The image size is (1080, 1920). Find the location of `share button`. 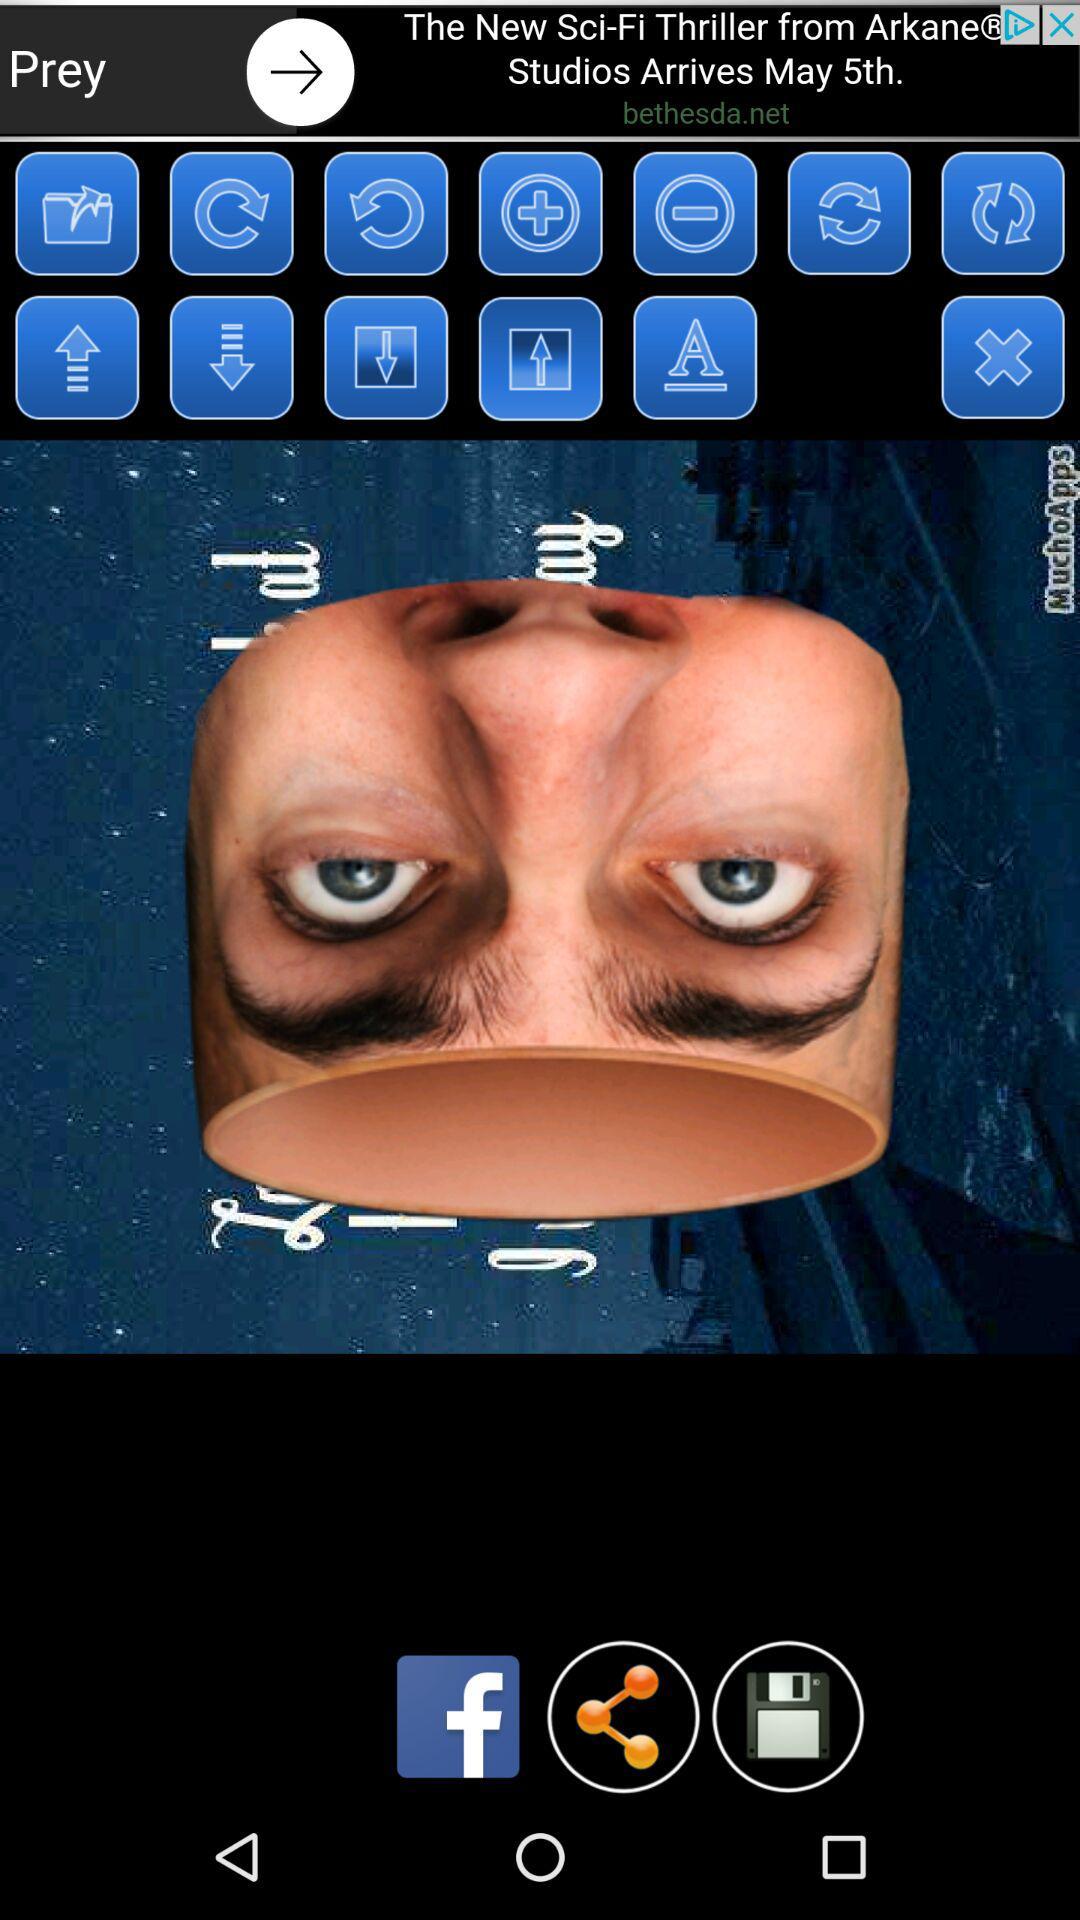

share button is located at coordinates (622, 1715).